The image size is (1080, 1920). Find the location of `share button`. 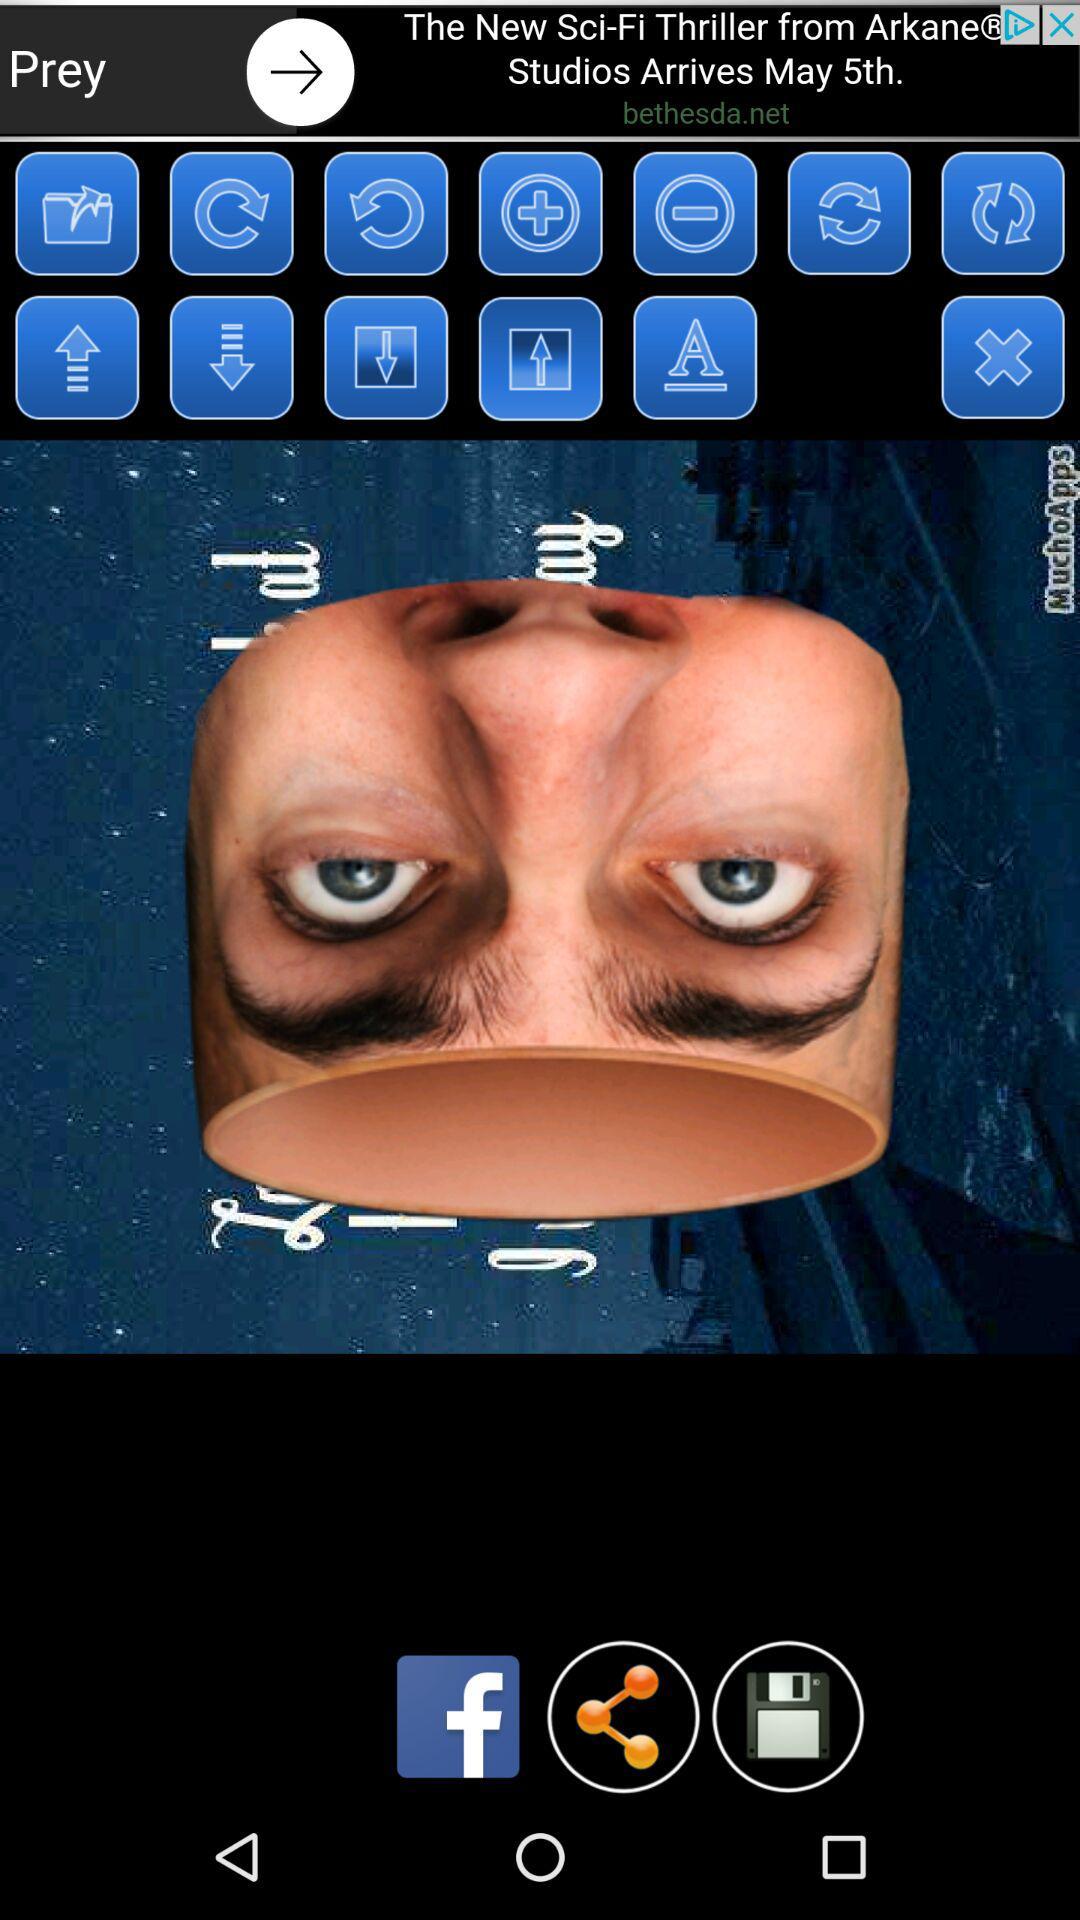

share button is located at coordinates (622, 1715).